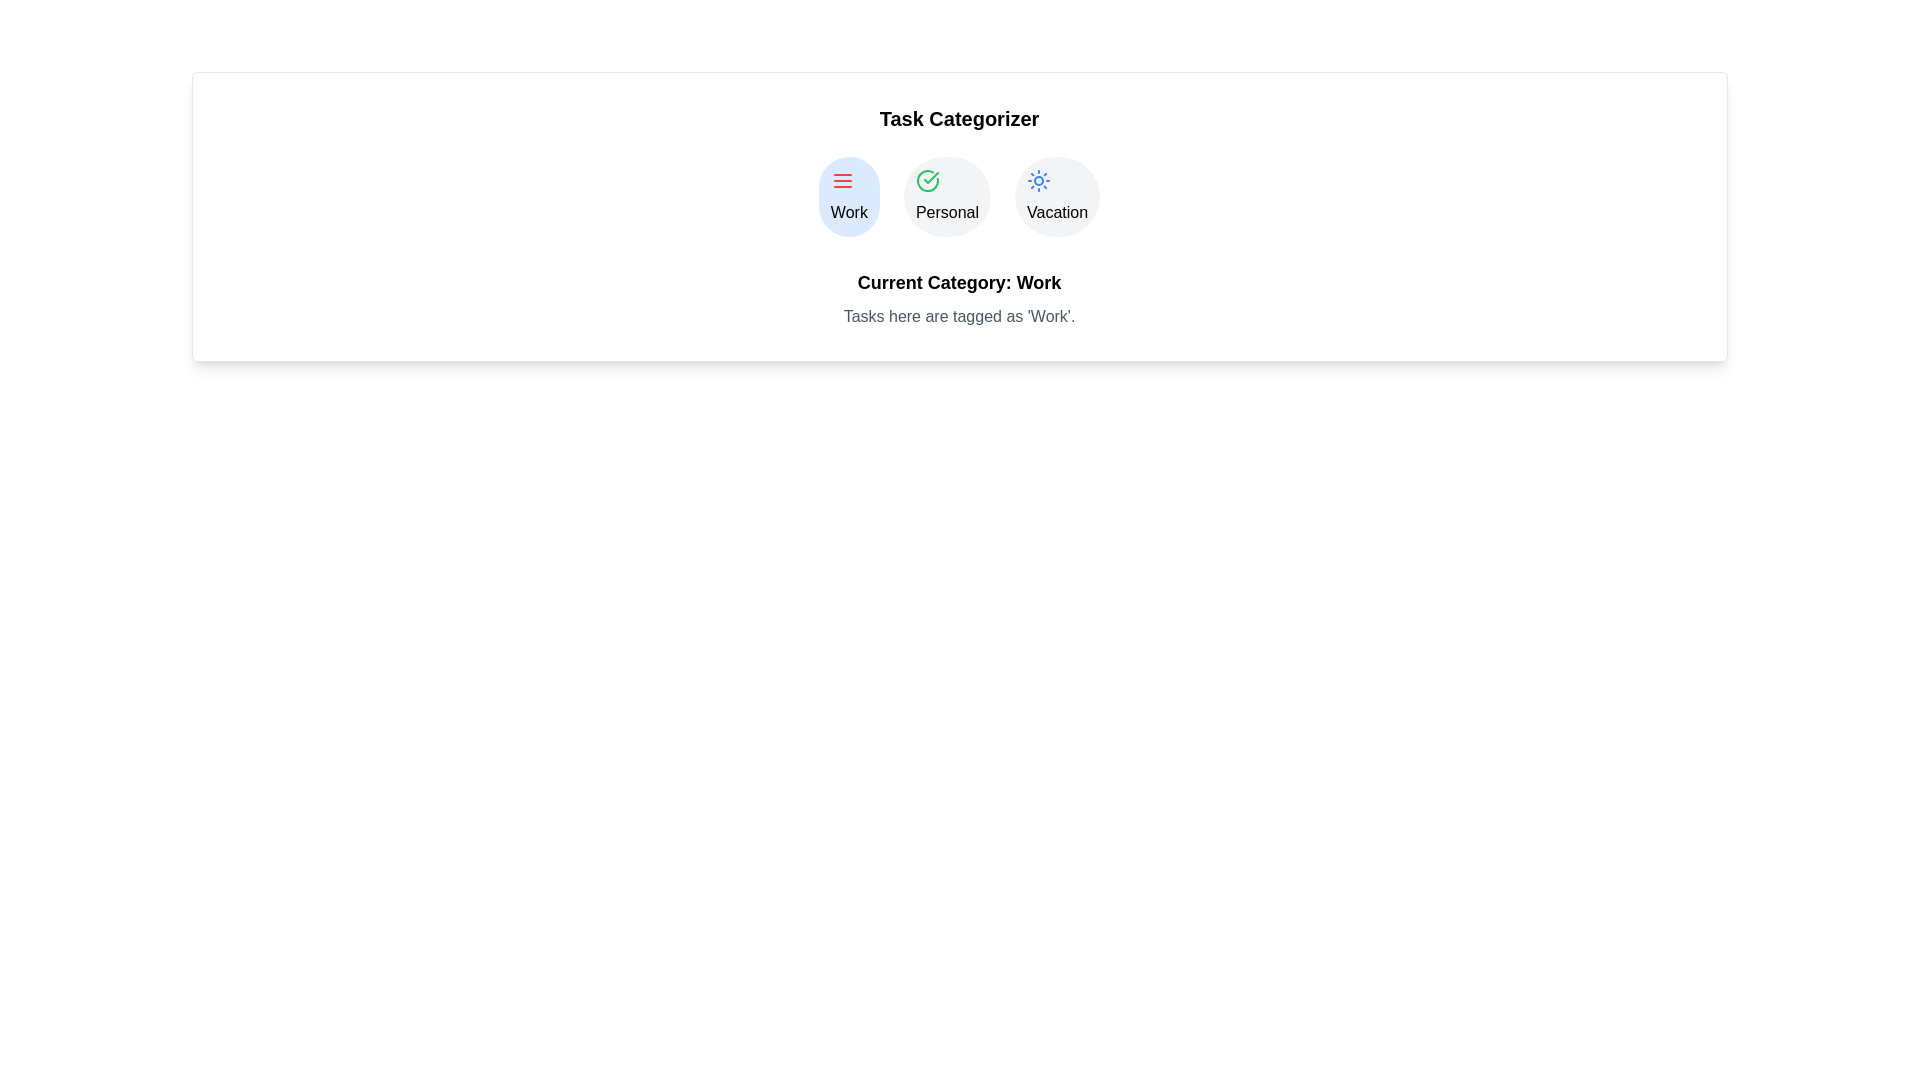 This screenshot has width=1920, height=1080. I want to click on the circular button labeled 'Personal' with a green checkmark to observe potential hover effects, so click(946, 196).